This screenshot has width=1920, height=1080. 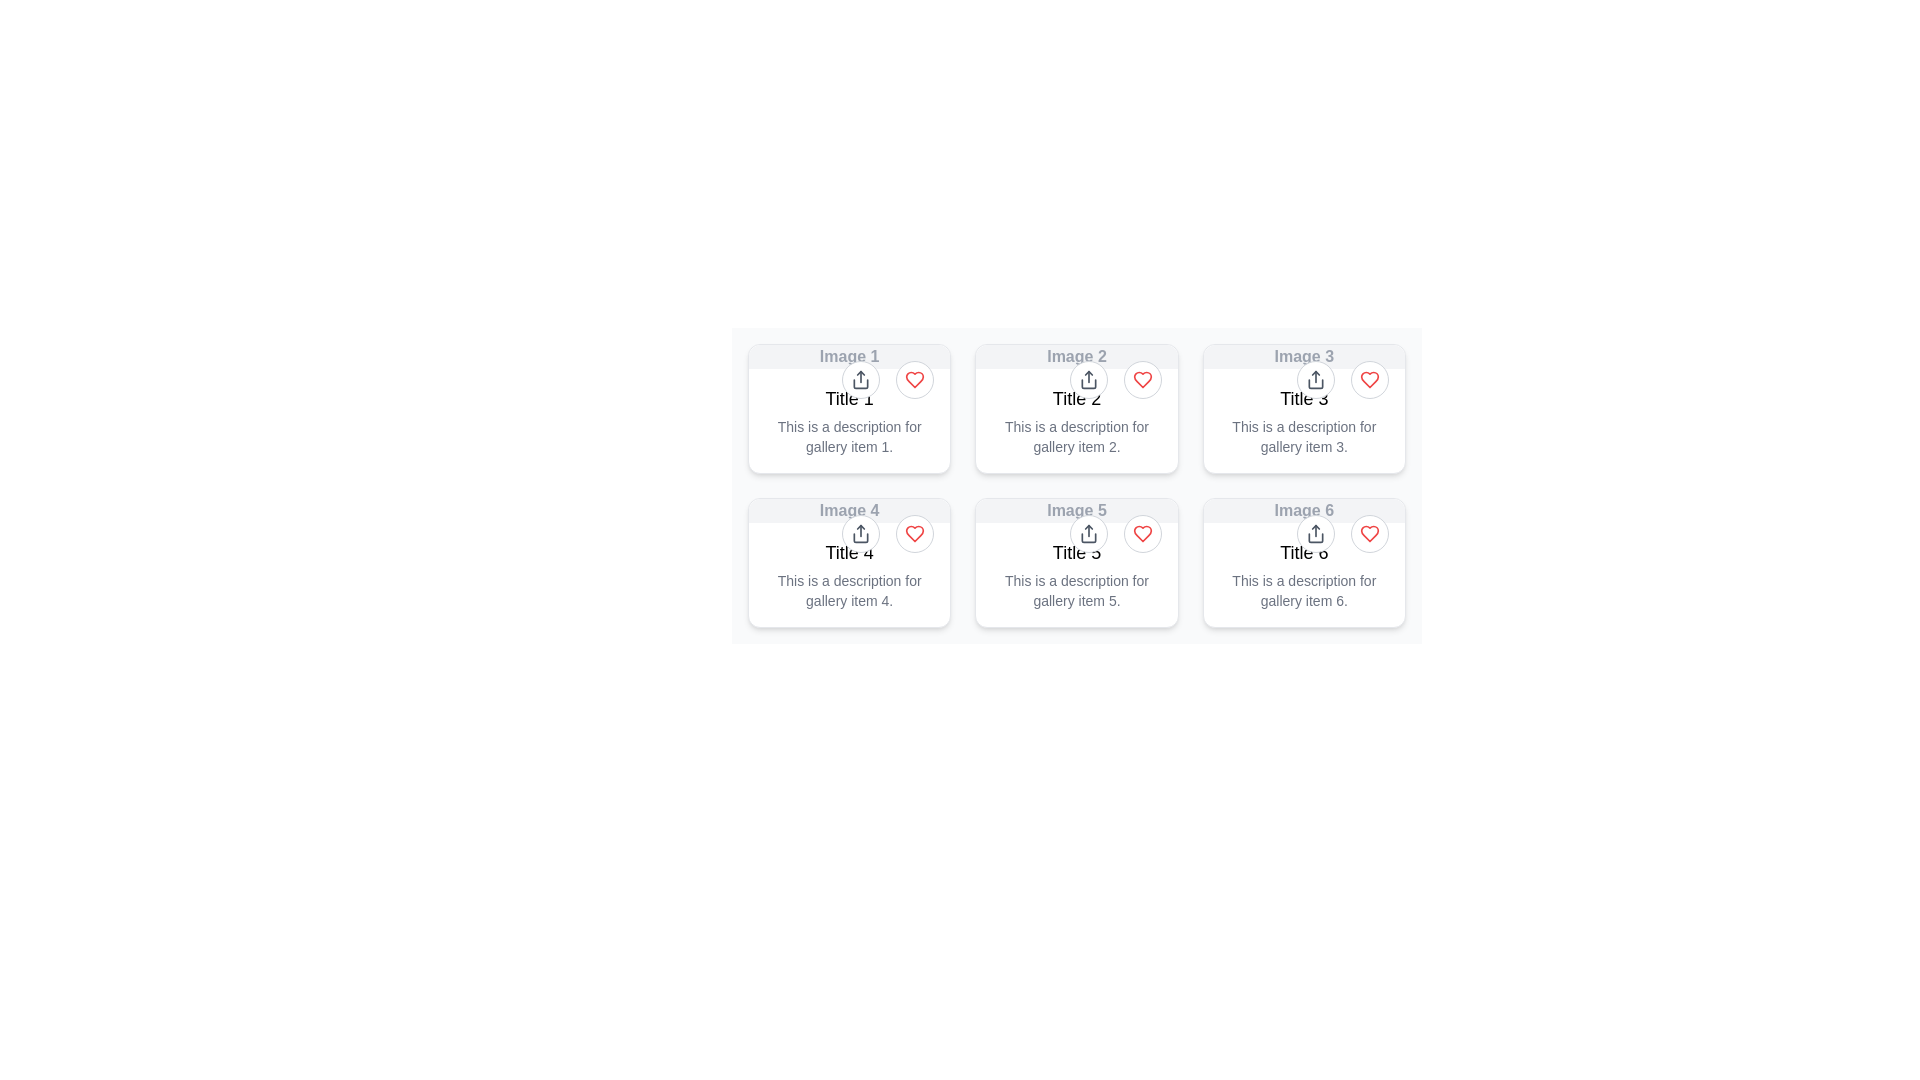 What do you see at coordinates (1368, 380) in the screenshot?
I see `the heart-shaped icon button, which is styled in bright red and located at the top-right corner of the card labeled 'Image 3', to favorite or unfavorite it` at bounding box center [1368, 380].